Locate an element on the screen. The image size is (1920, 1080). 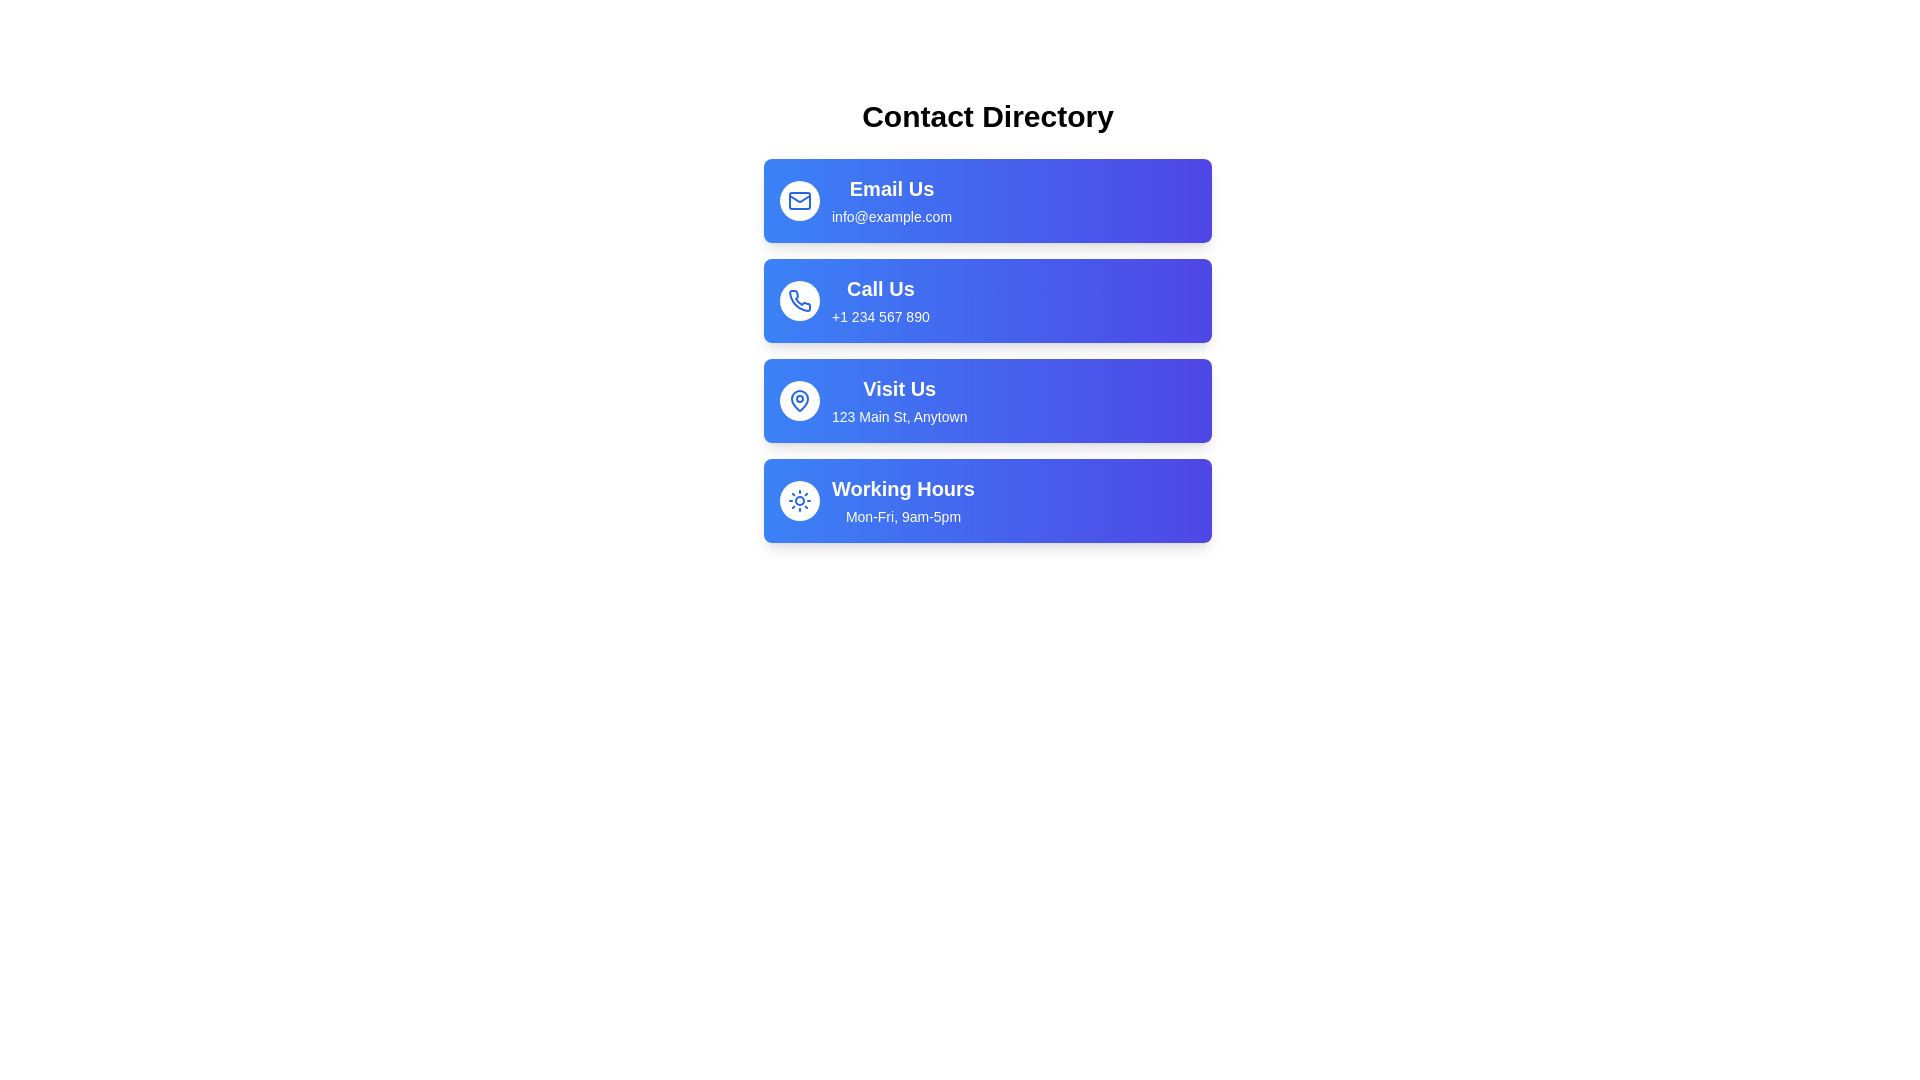
the textual label 'Working Hours', which serves as the title of the fourth contact entry in the vertically stacked contact directory list, located centrally within its button is located at coordinates (902, 489).